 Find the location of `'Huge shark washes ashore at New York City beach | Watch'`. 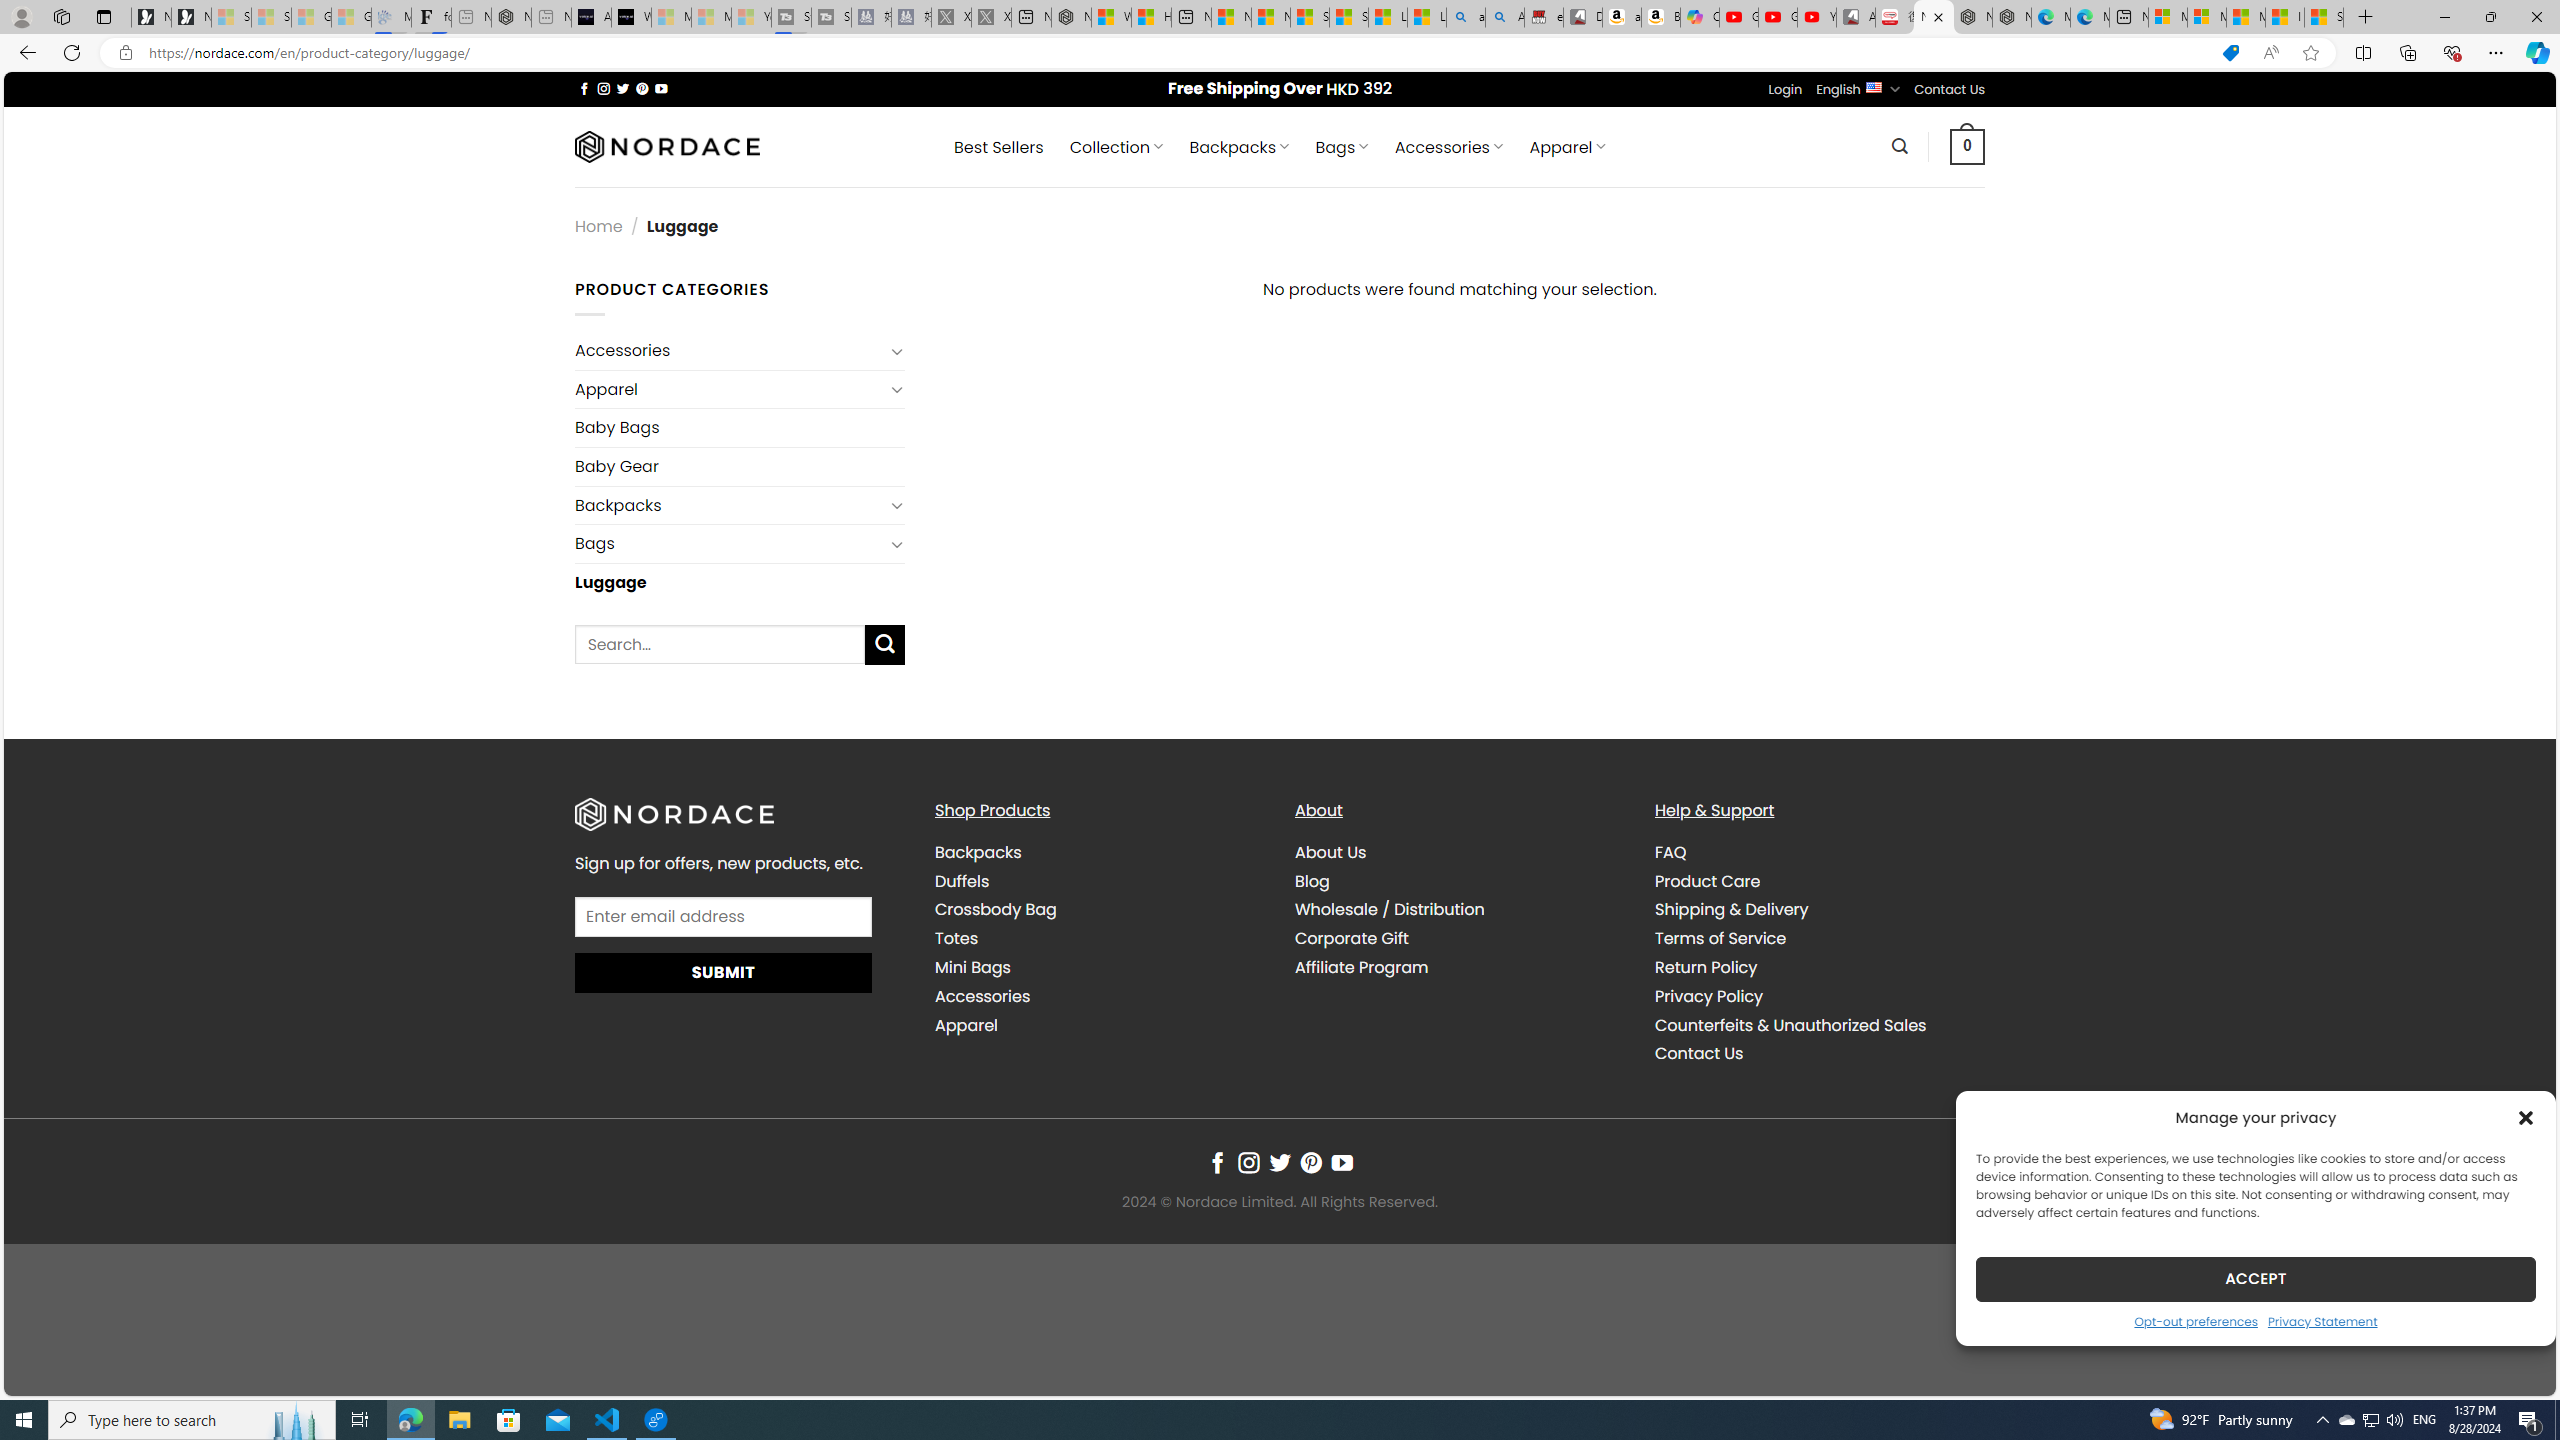

'Huge shark washes ashore at New York City beach | Watch' is located at coordinates (1151, 16).